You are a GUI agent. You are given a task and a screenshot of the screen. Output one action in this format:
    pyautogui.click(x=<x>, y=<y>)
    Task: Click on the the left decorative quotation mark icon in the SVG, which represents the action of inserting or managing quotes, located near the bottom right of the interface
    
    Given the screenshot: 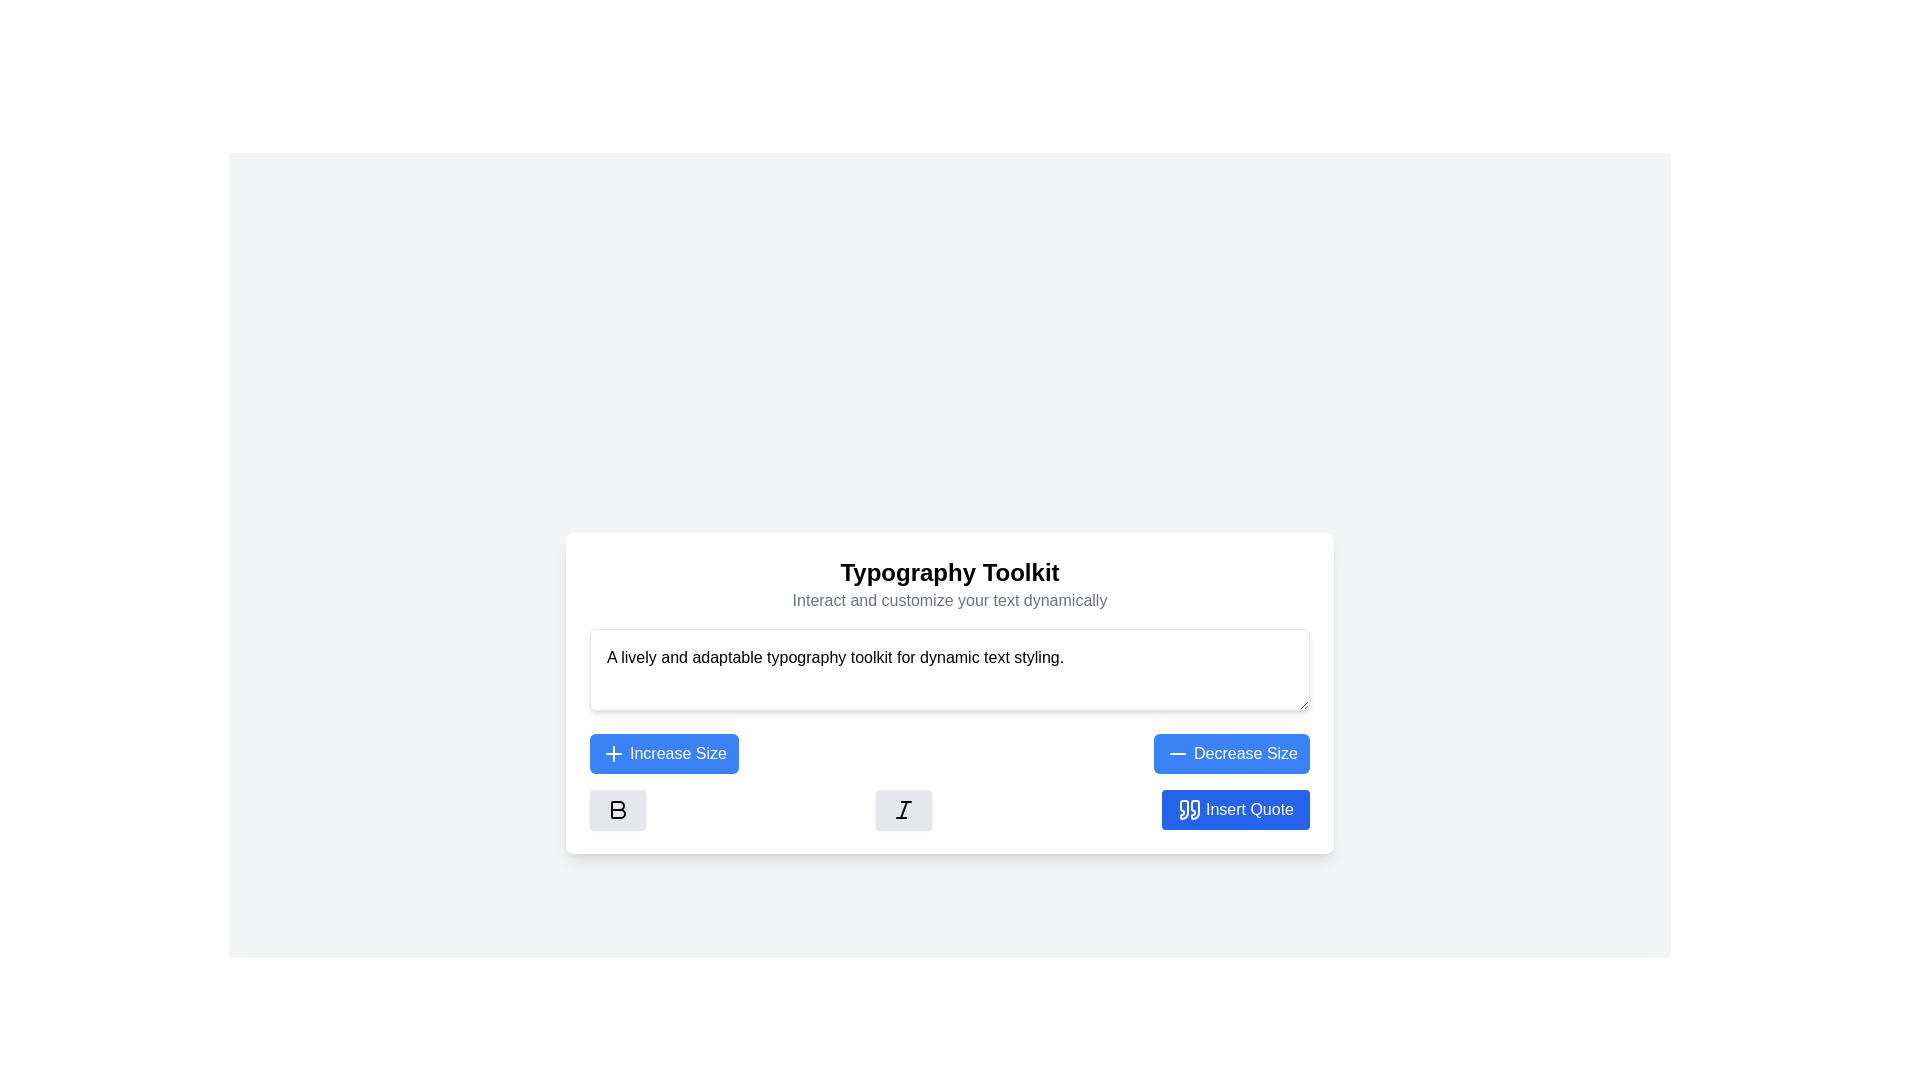 What is the action you would take?
    pyautogui.click(x=1184, y=808)
    